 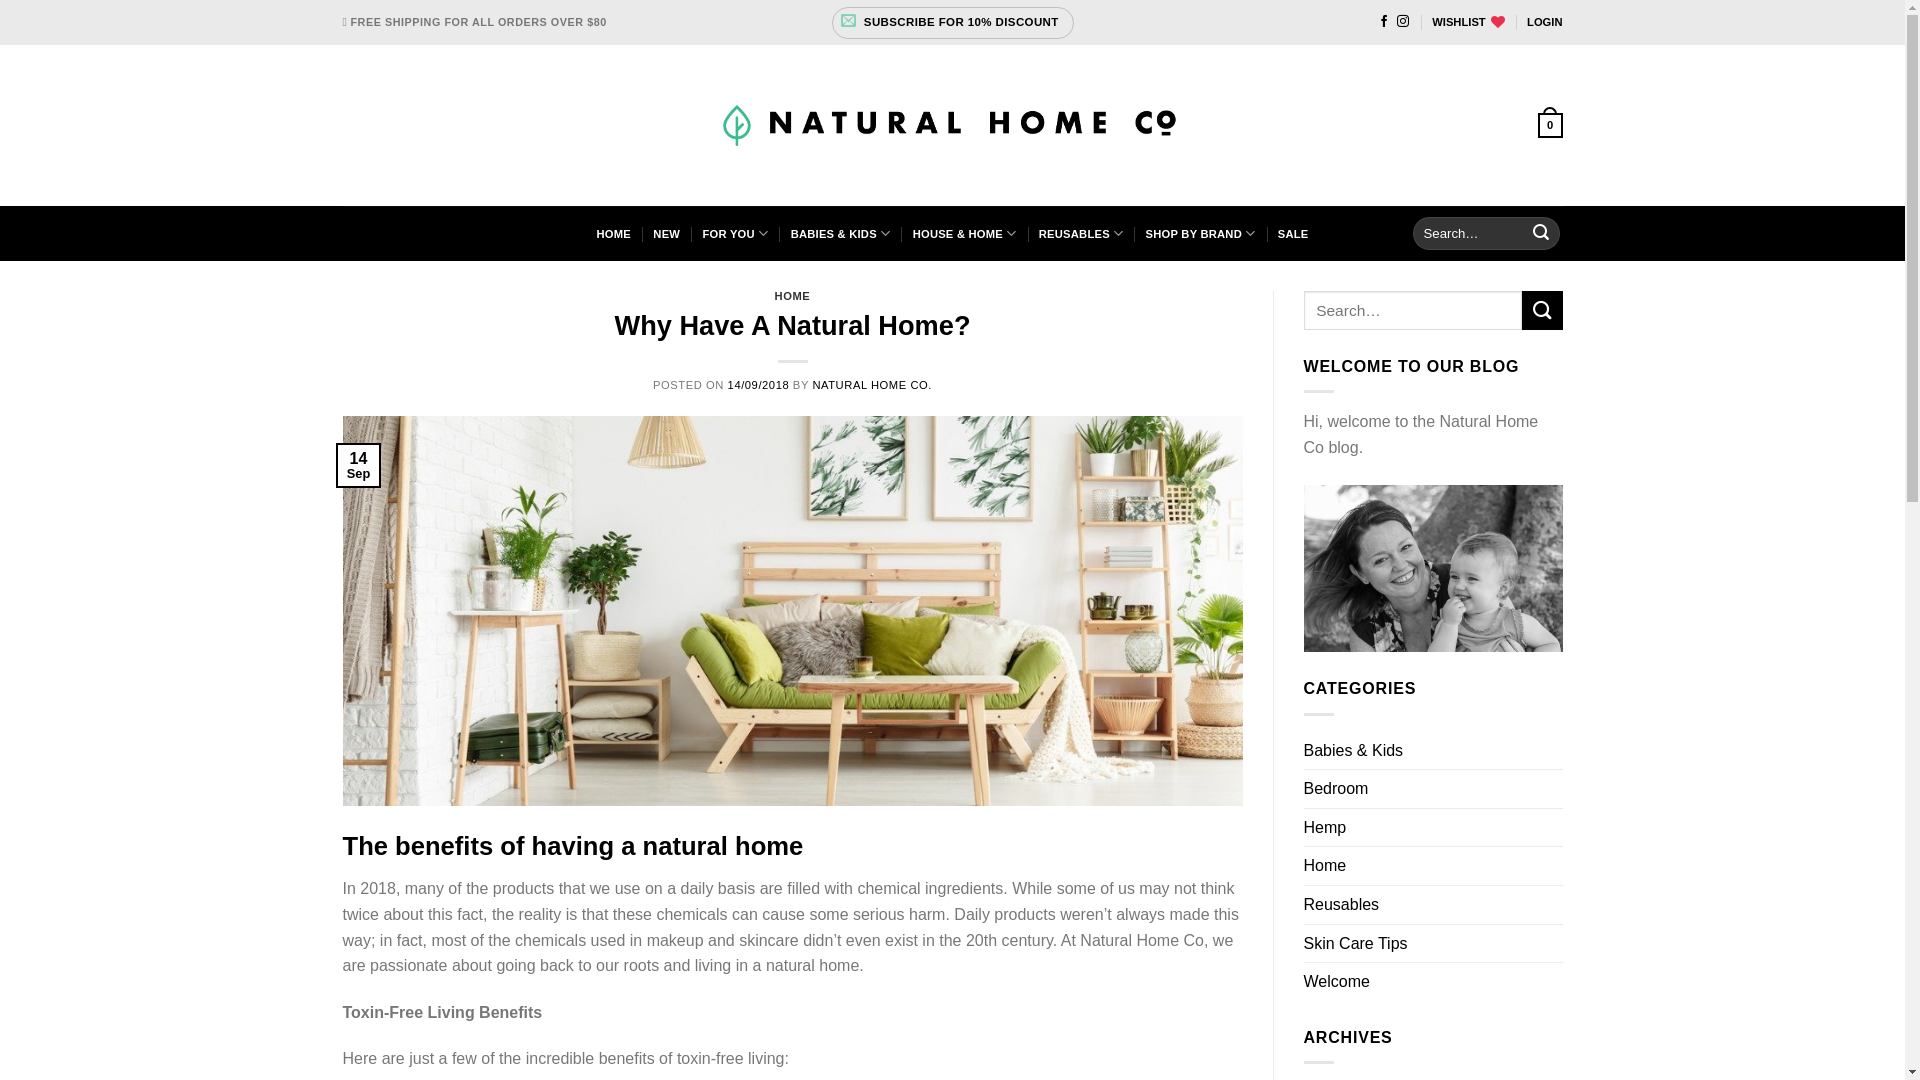 I want to click on '14/09/2018', so click(x=757, y=385).